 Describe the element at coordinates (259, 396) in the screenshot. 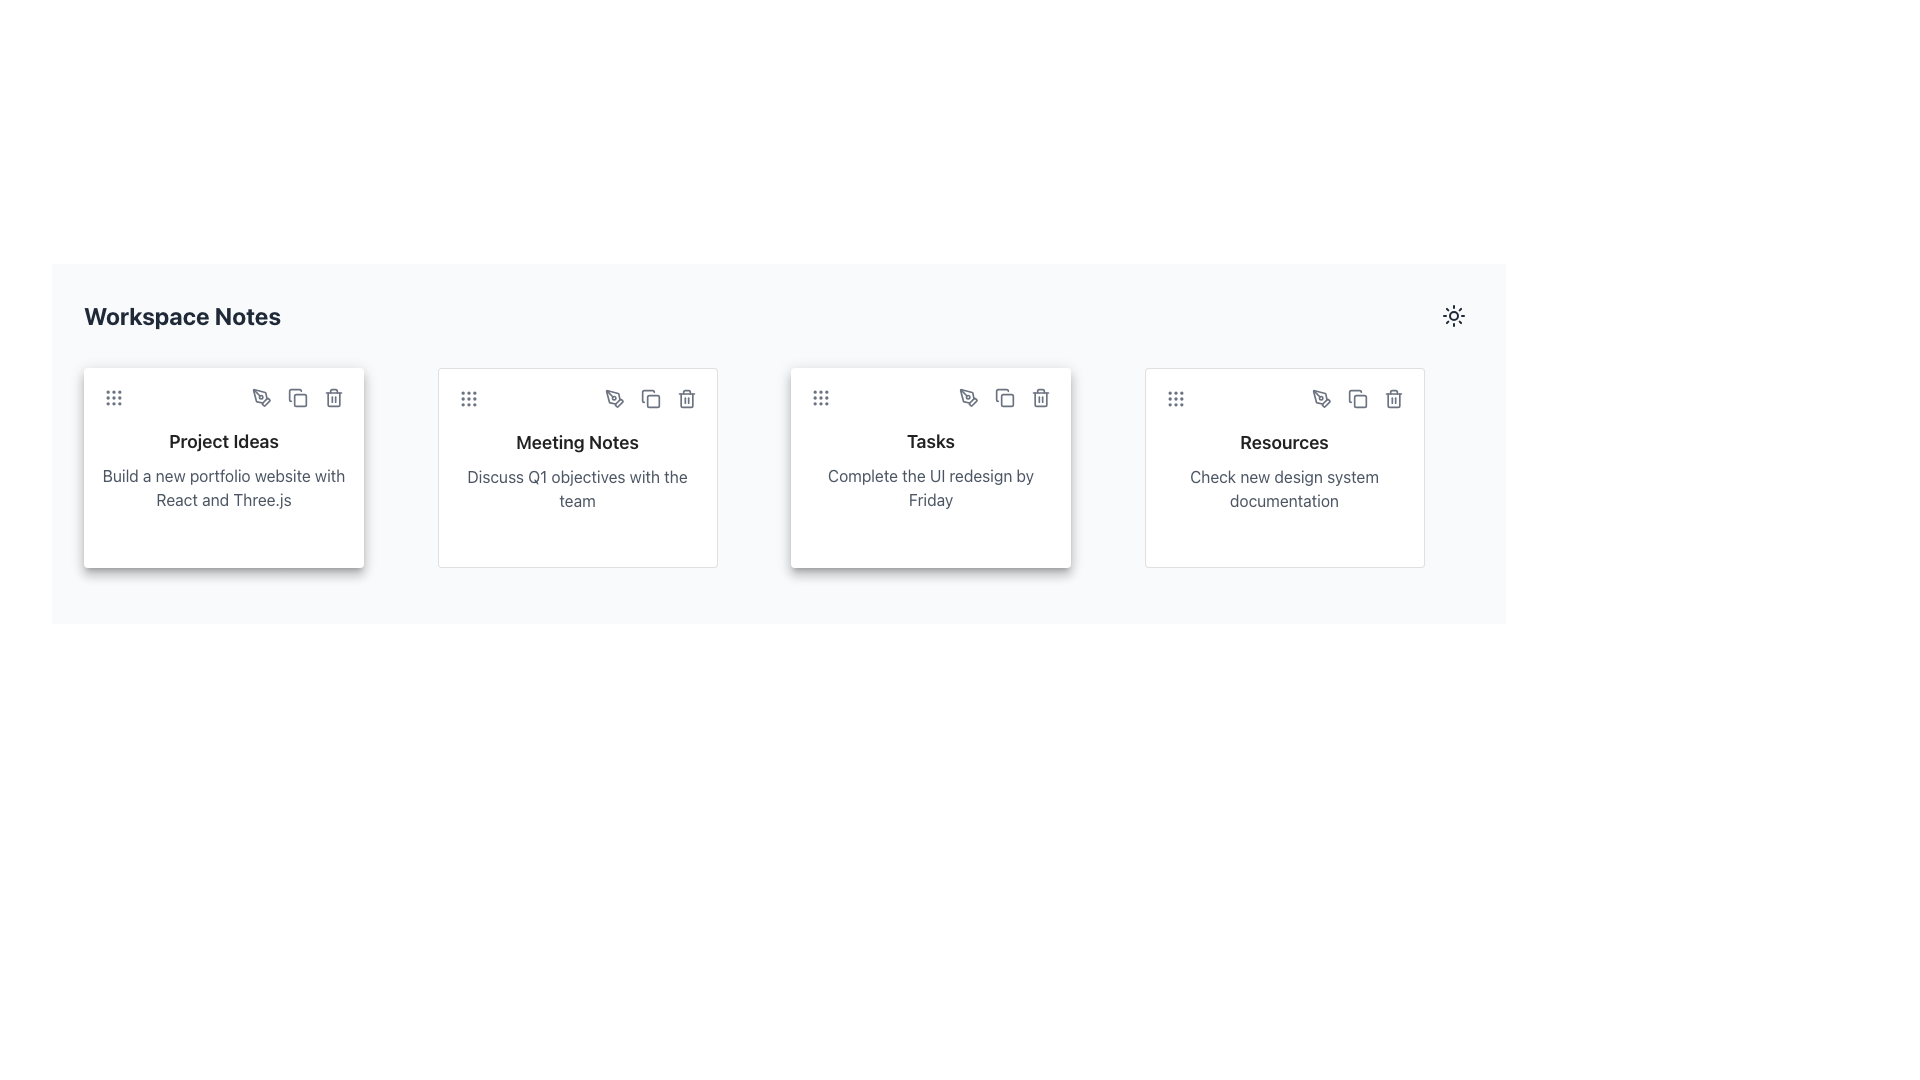

I see `the compact pen icon located in the top-right corner of the 'Project Ideas' card` at that location.